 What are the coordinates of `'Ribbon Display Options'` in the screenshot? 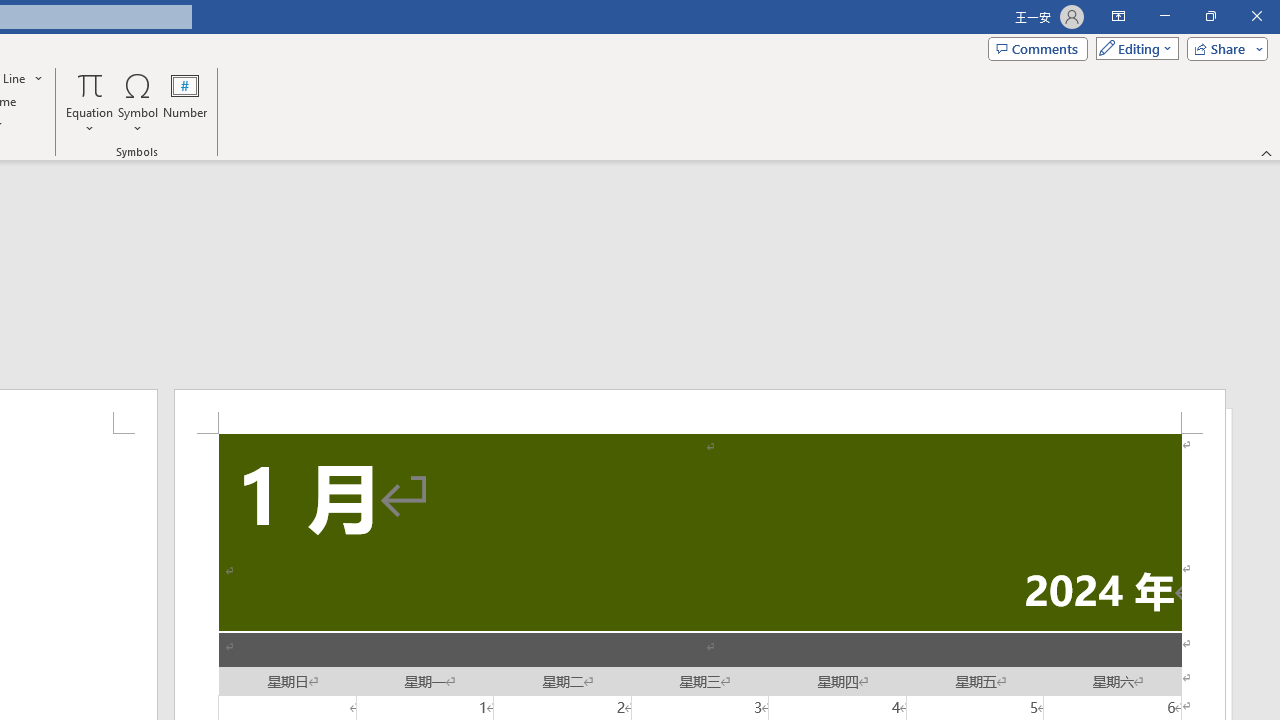 It's located at (1117, 16).